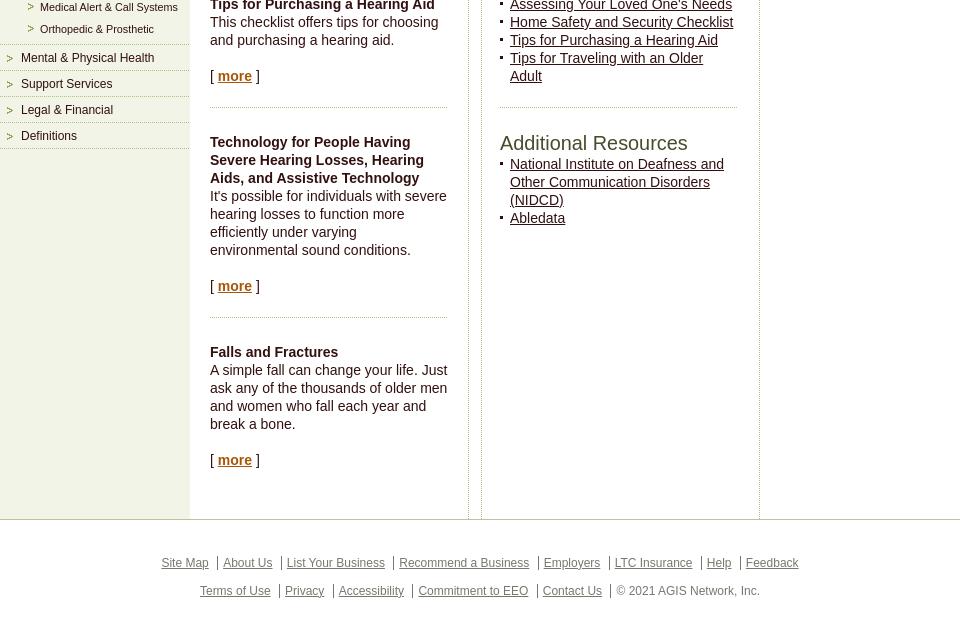 The image size is (960, 620). I want to click on 'Medical Alert & Call Systems', so click(108, 6).